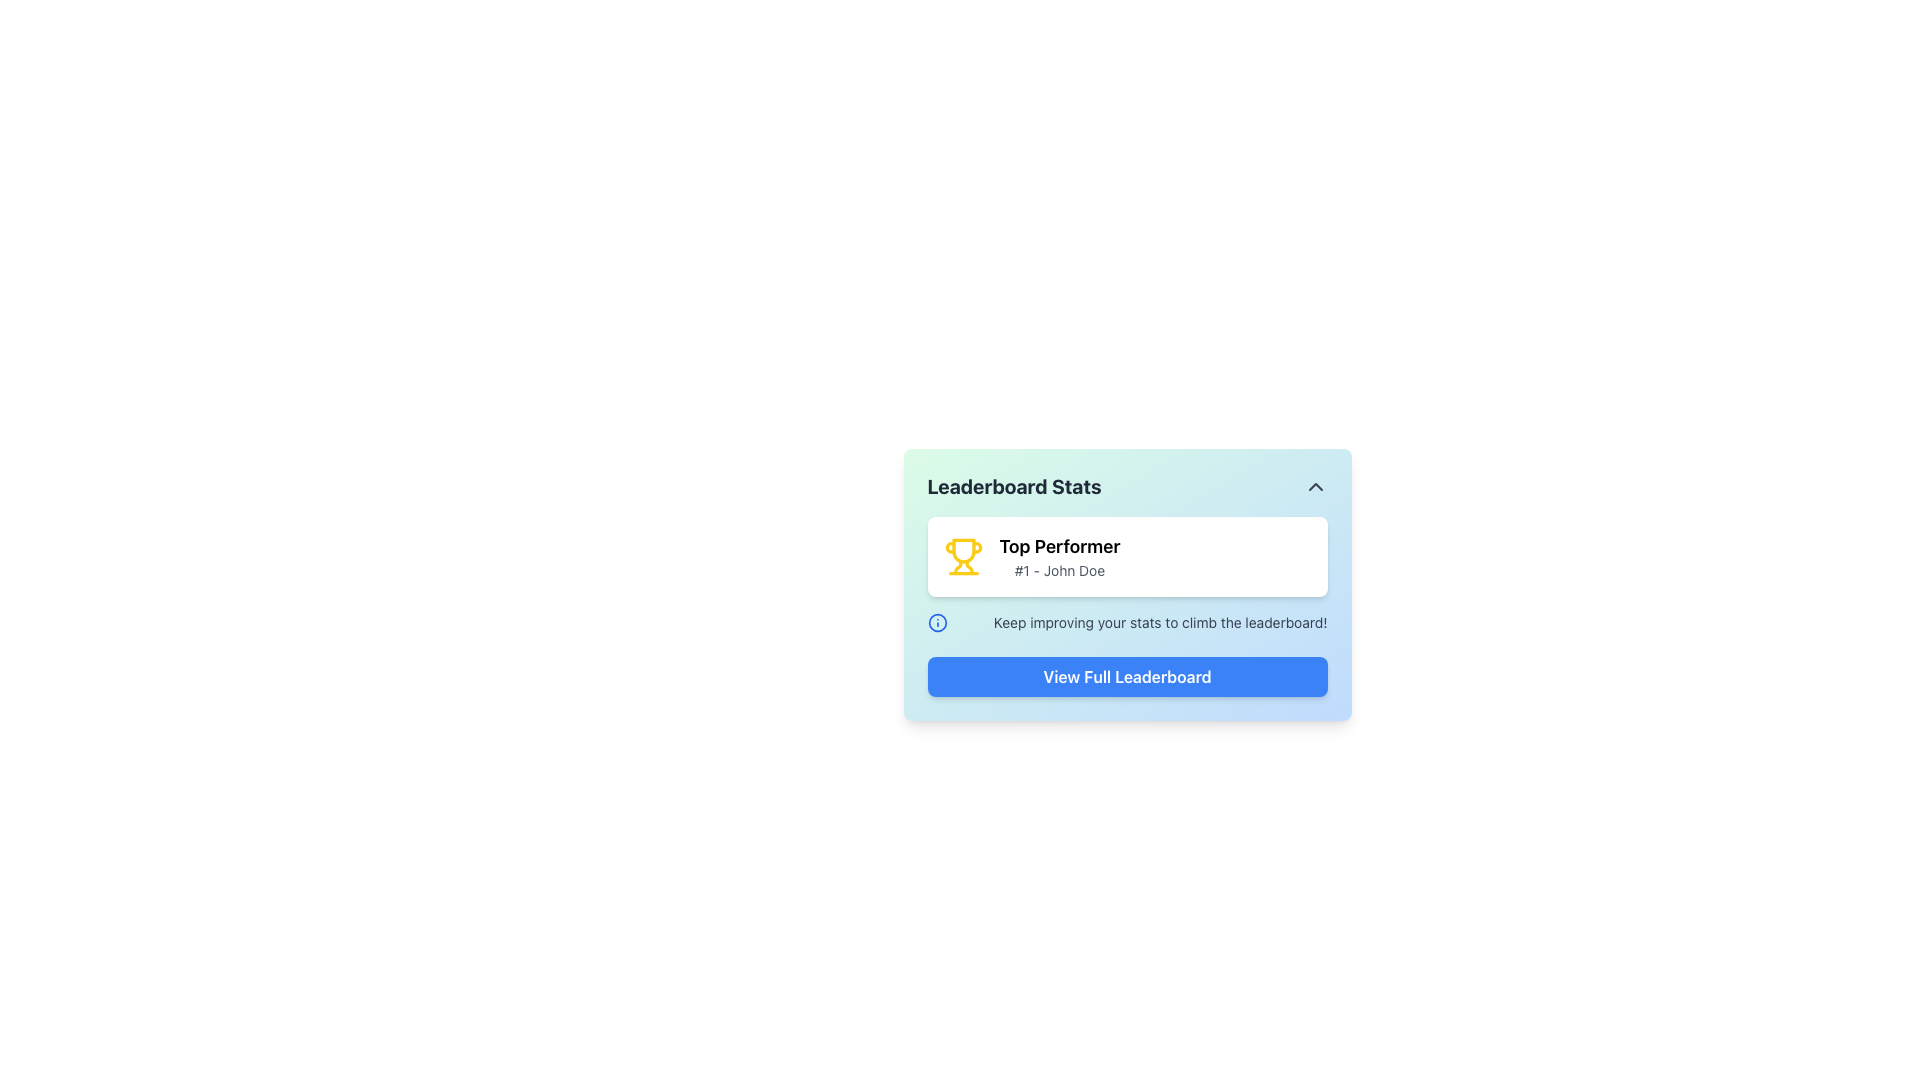 The height and width of the screenshot is (1080, 1920). What do you see at coordinates (963, 556) in the screenshot?
I see `the gold-colored trophy icon with handles and a base, which is located to the left of the 'Top Performer' text and '#1 - John Doe' label in the highlighted card of the leaderboard section` at bounding box center [963, 556].